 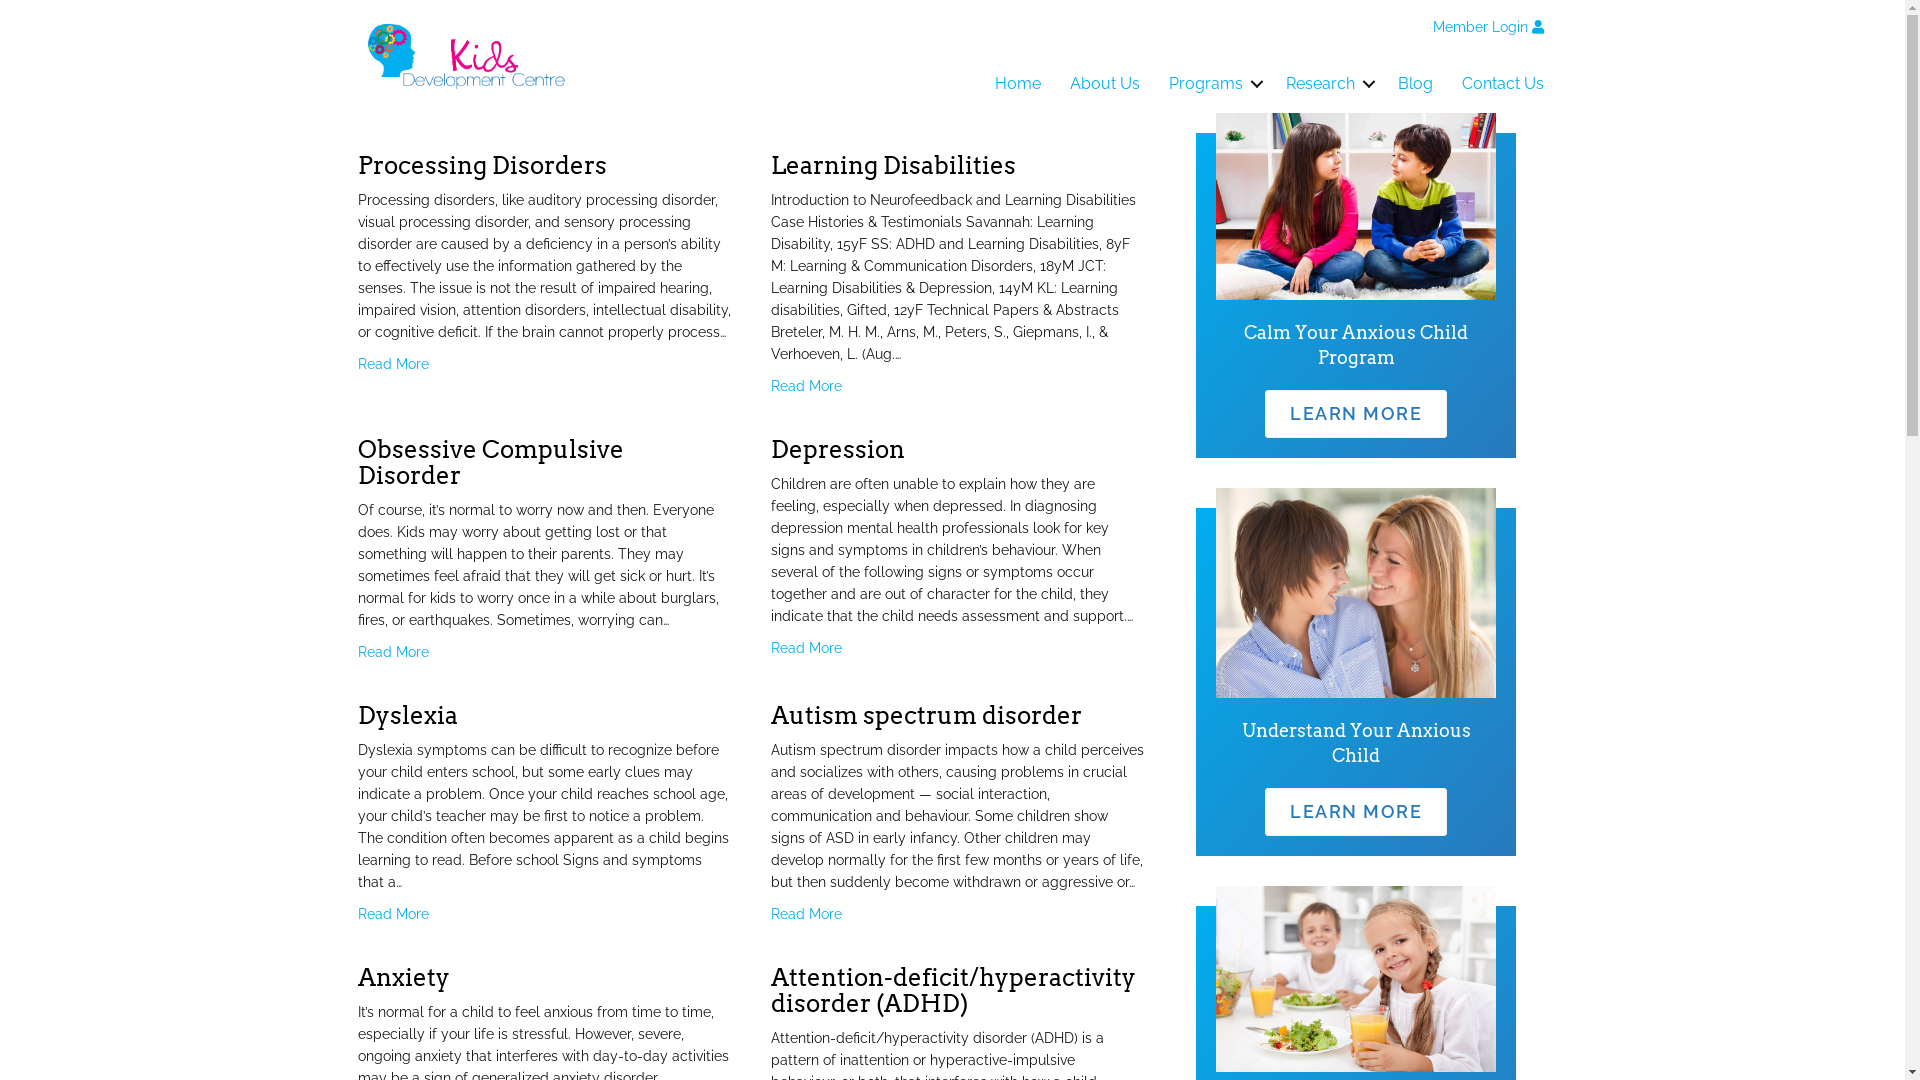 What do you see at coordinates (838, 448) in the screenshot?
I see `'Depression'` at bounding box center [838, 448].